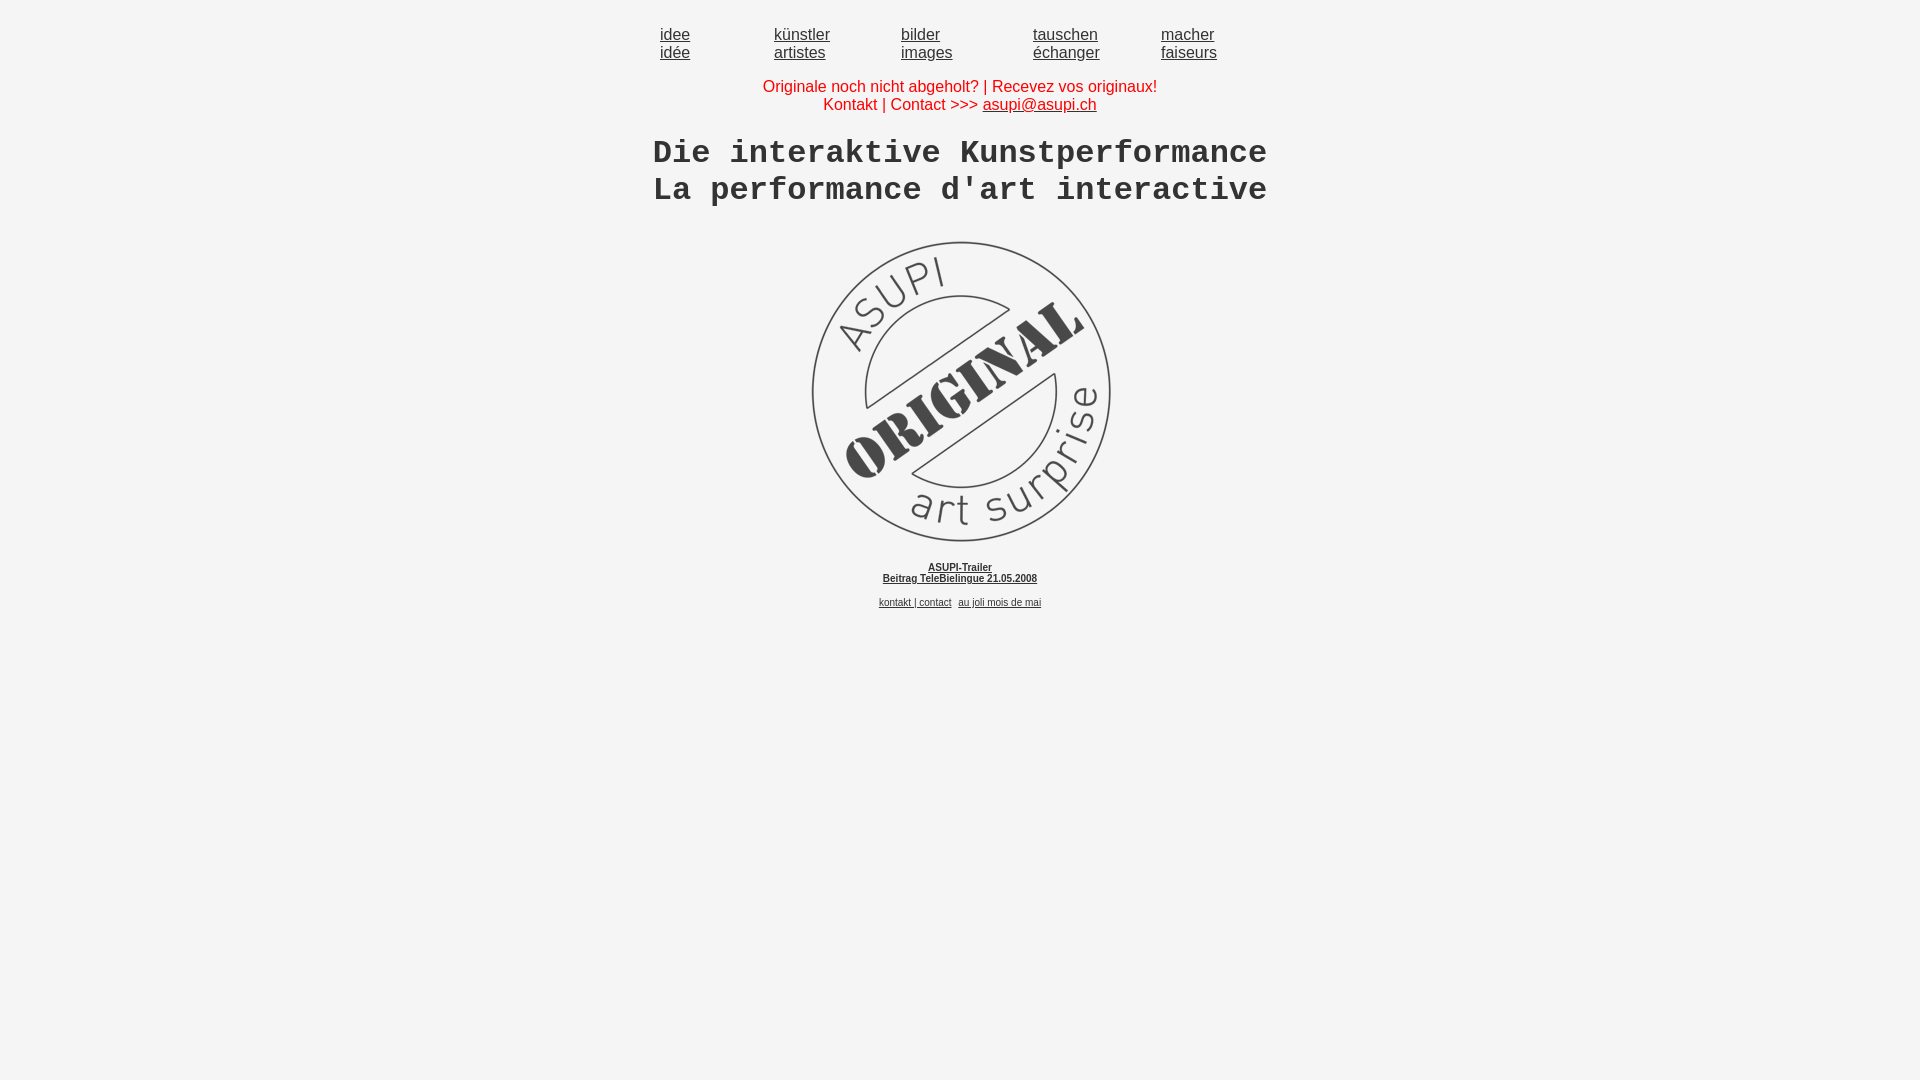 Image resolution: width=1920 pixels, height=1080 pixels. Describe the element at coordinates (914, 601) in the screenshot. I see `'kontakt | contact'` at that location.